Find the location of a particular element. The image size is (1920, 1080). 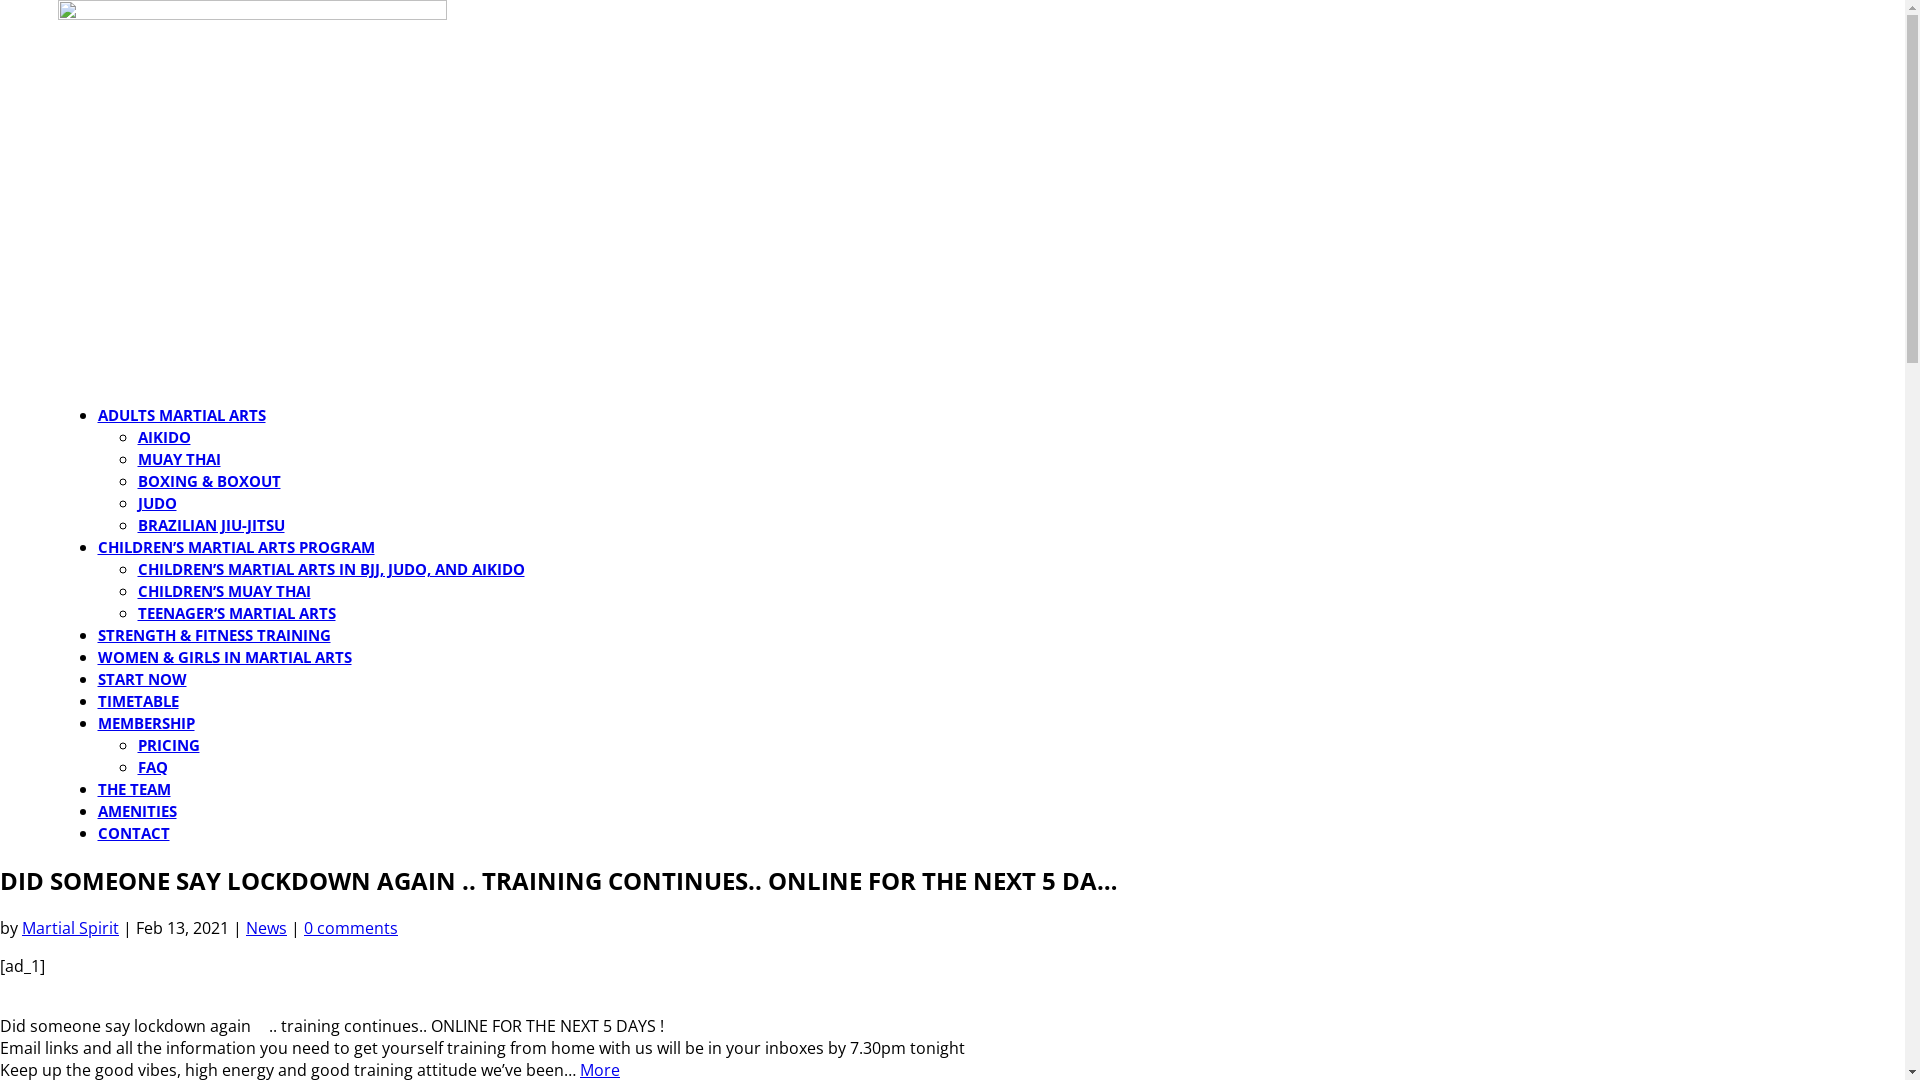

'BOXING & BOXOUT' is located at coordinates (209, 481).